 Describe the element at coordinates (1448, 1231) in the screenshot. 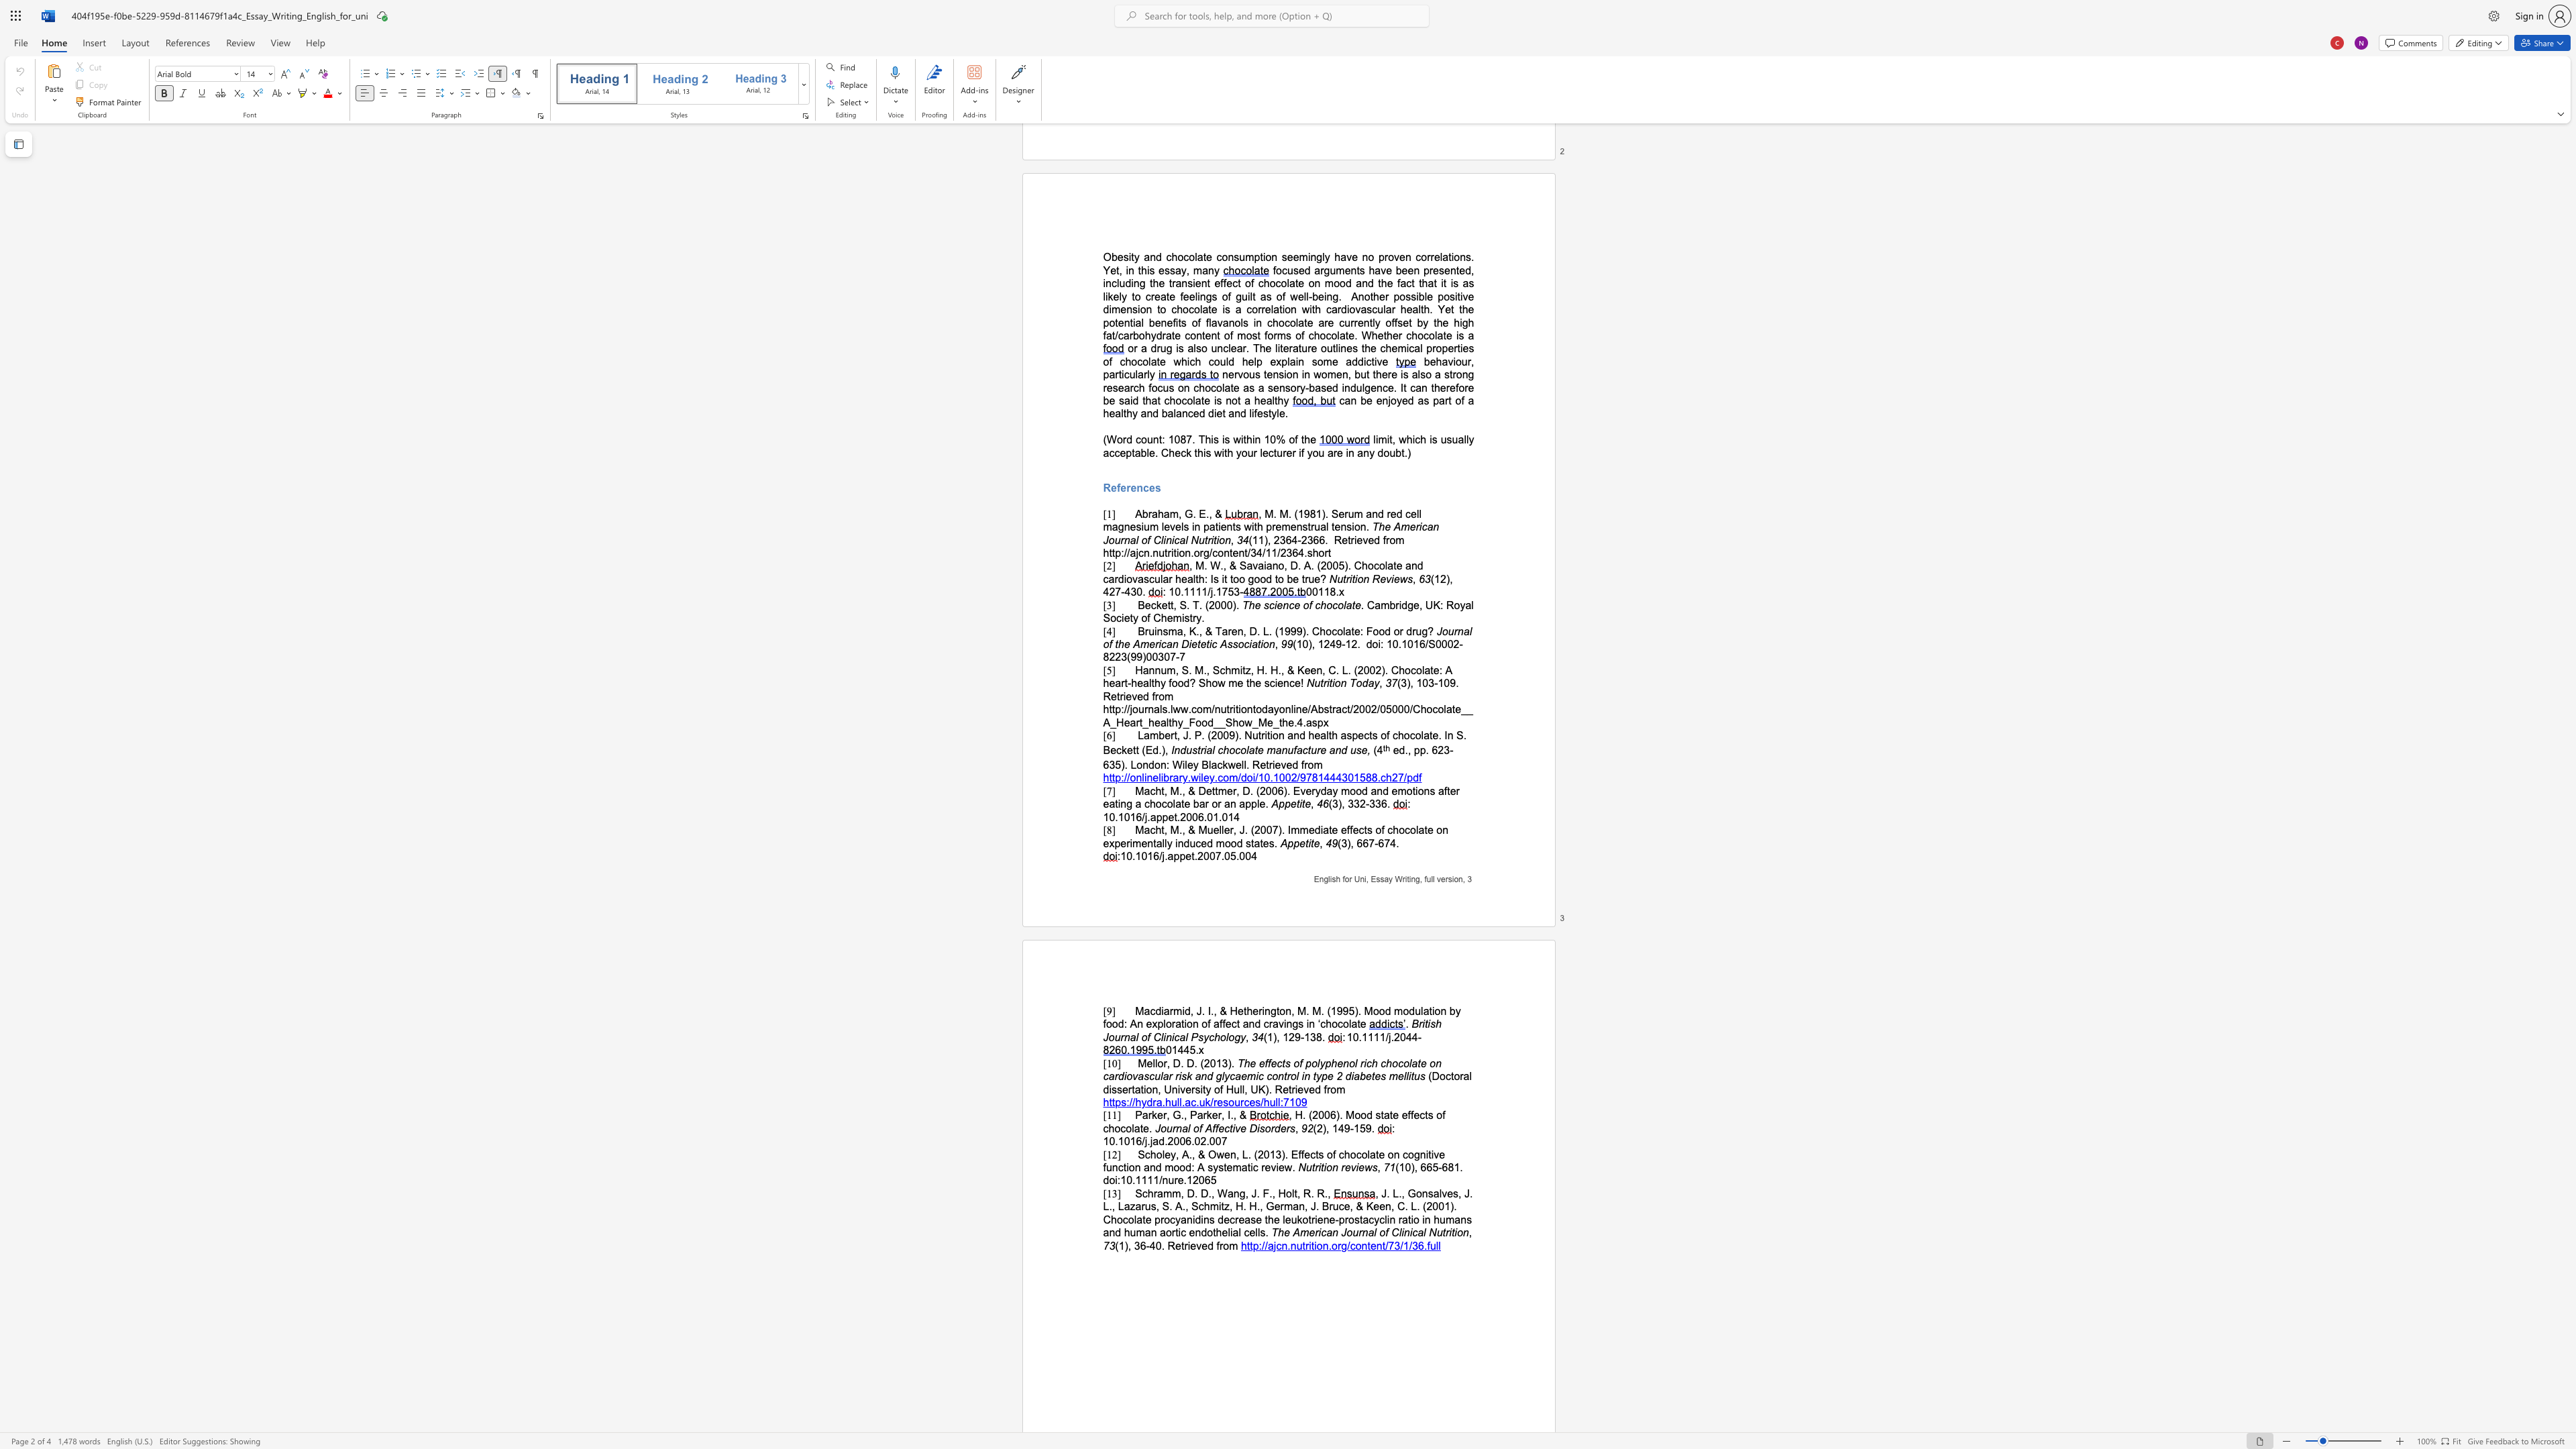

I see `the subset text "ition" within the text "The American Journal of Clinical Nutrition"` at that location.